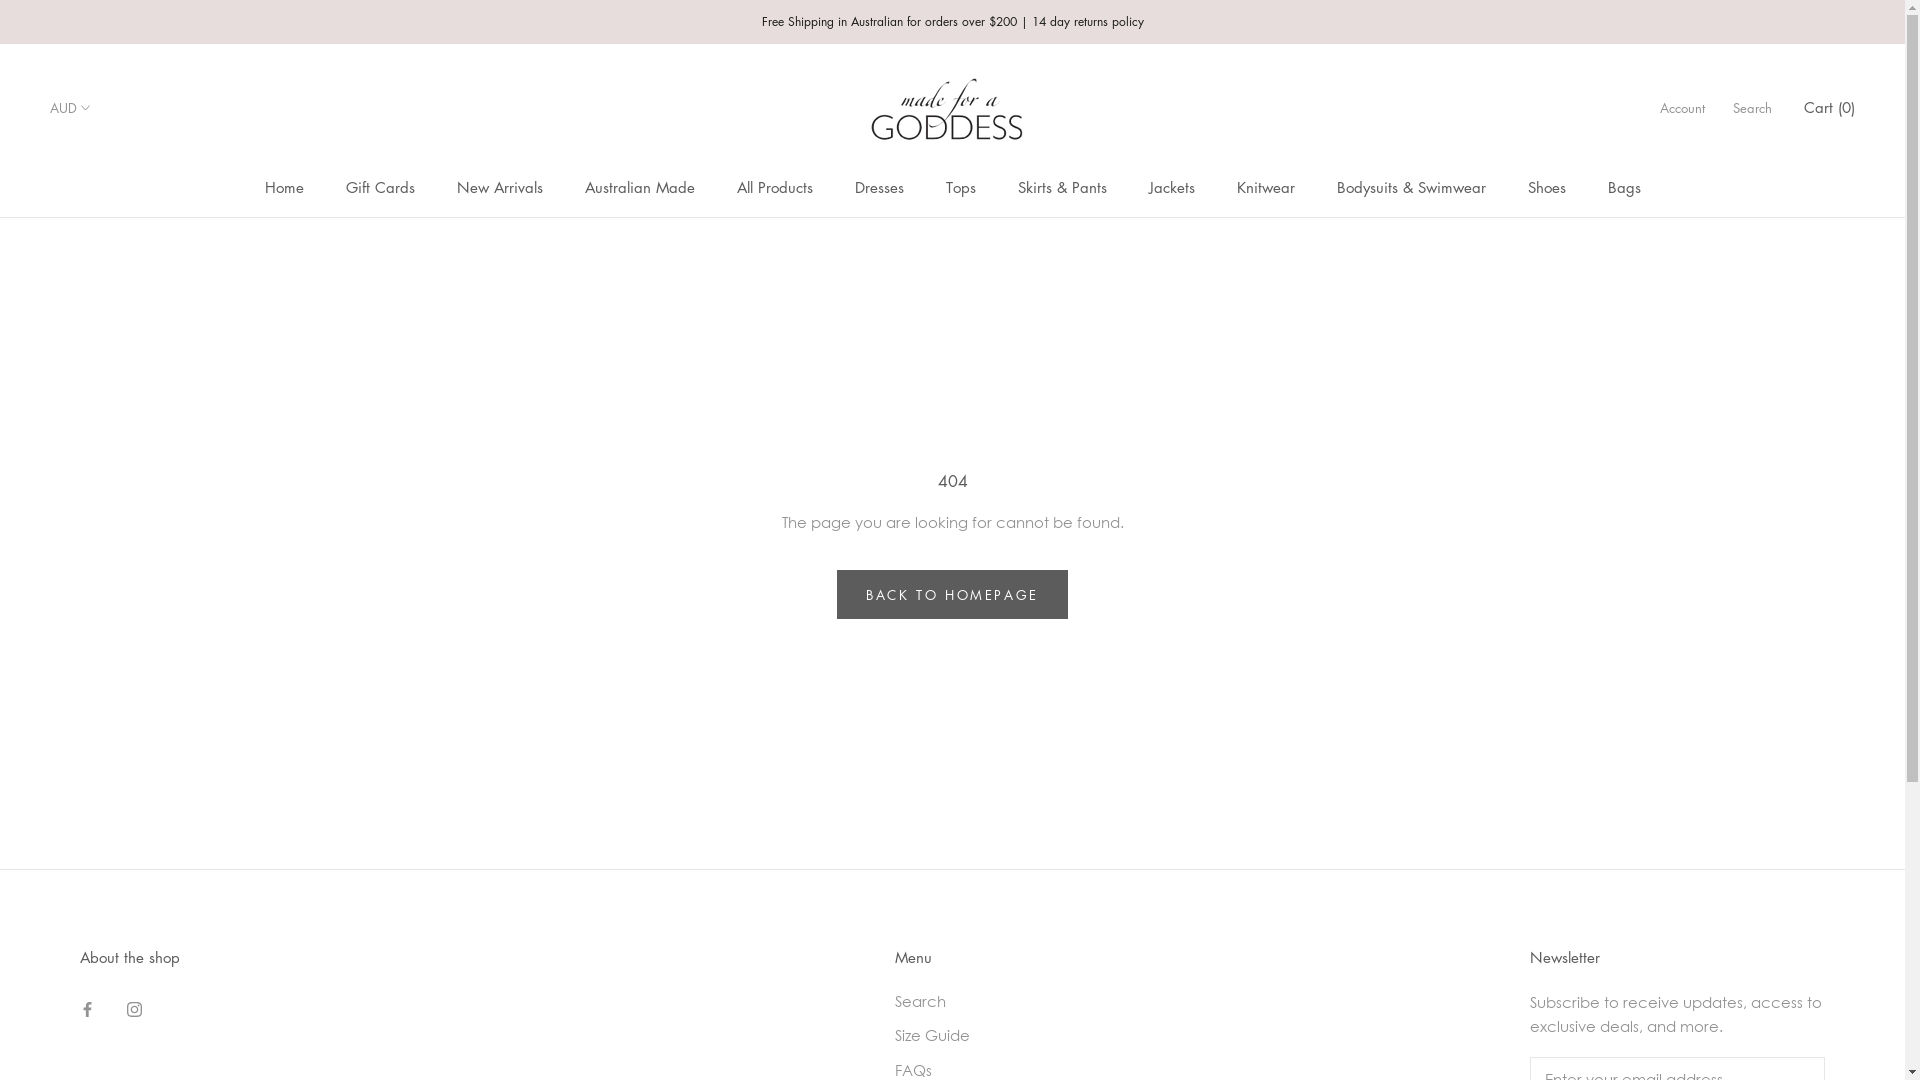 The height and width of the screenshot is (1080, 1920). What do you see at coordinates (583, 186) in the screenshot?
I see `'Australian Made` at bounding box center [583, 186].